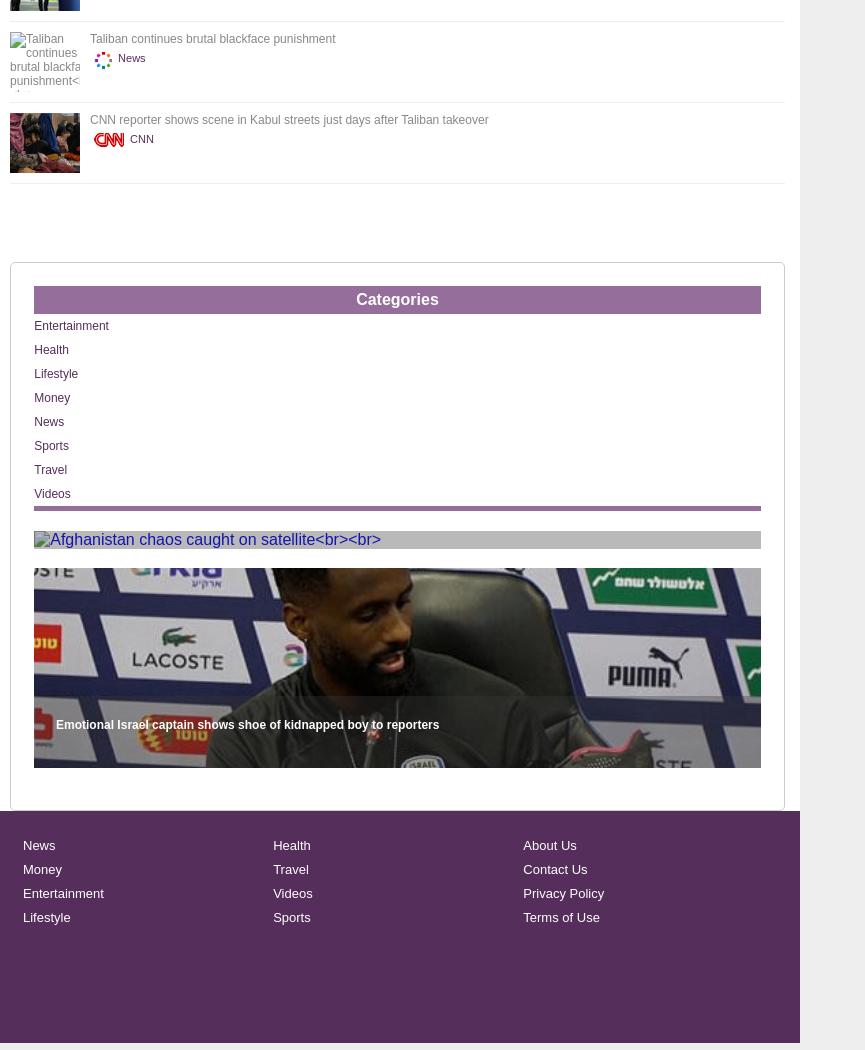  What do you see at coordinates (287, 119) in the screenshot?
I see `'CNN reporter shows scene in Kabul streets just days after Taliban takeover'` at bounding box center [287, 119].